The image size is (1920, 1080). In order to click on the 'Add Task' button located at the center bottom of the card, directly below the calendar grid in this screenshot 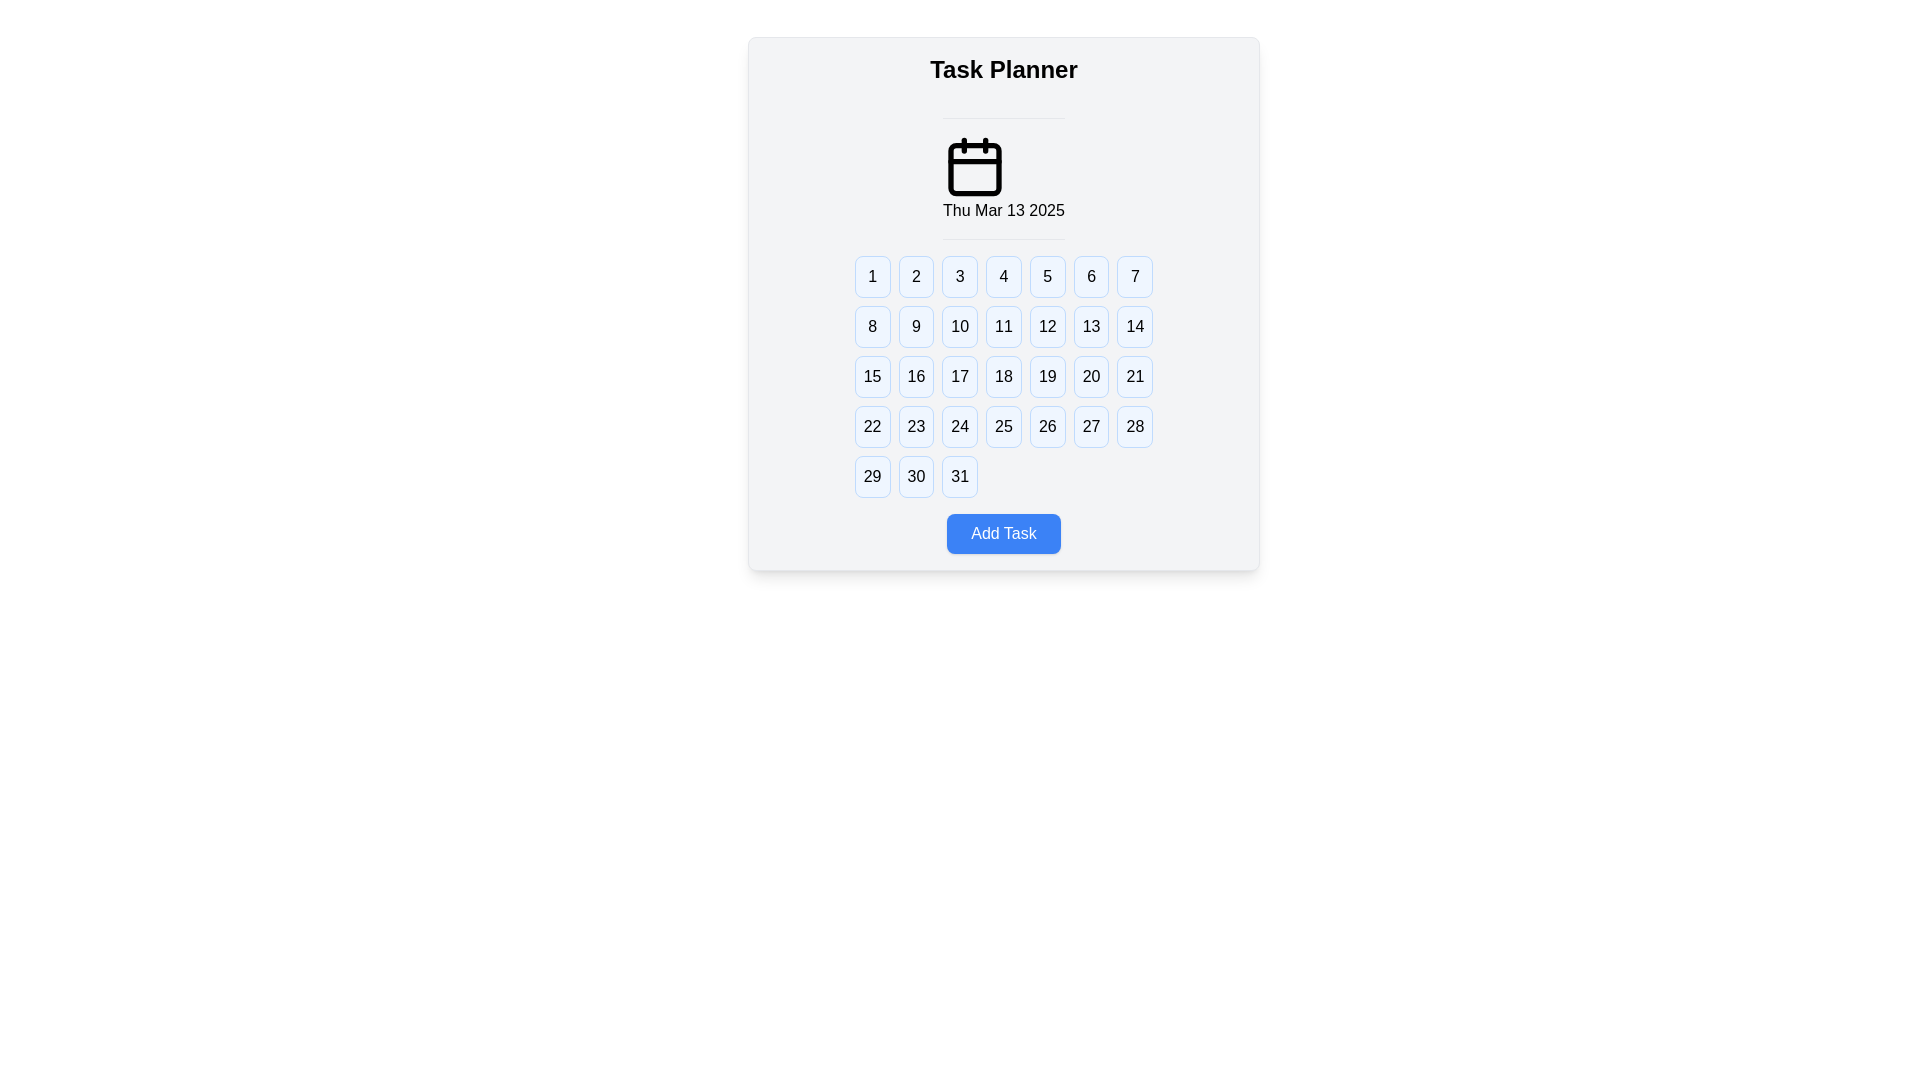, I will do `click(1003, 532)`.